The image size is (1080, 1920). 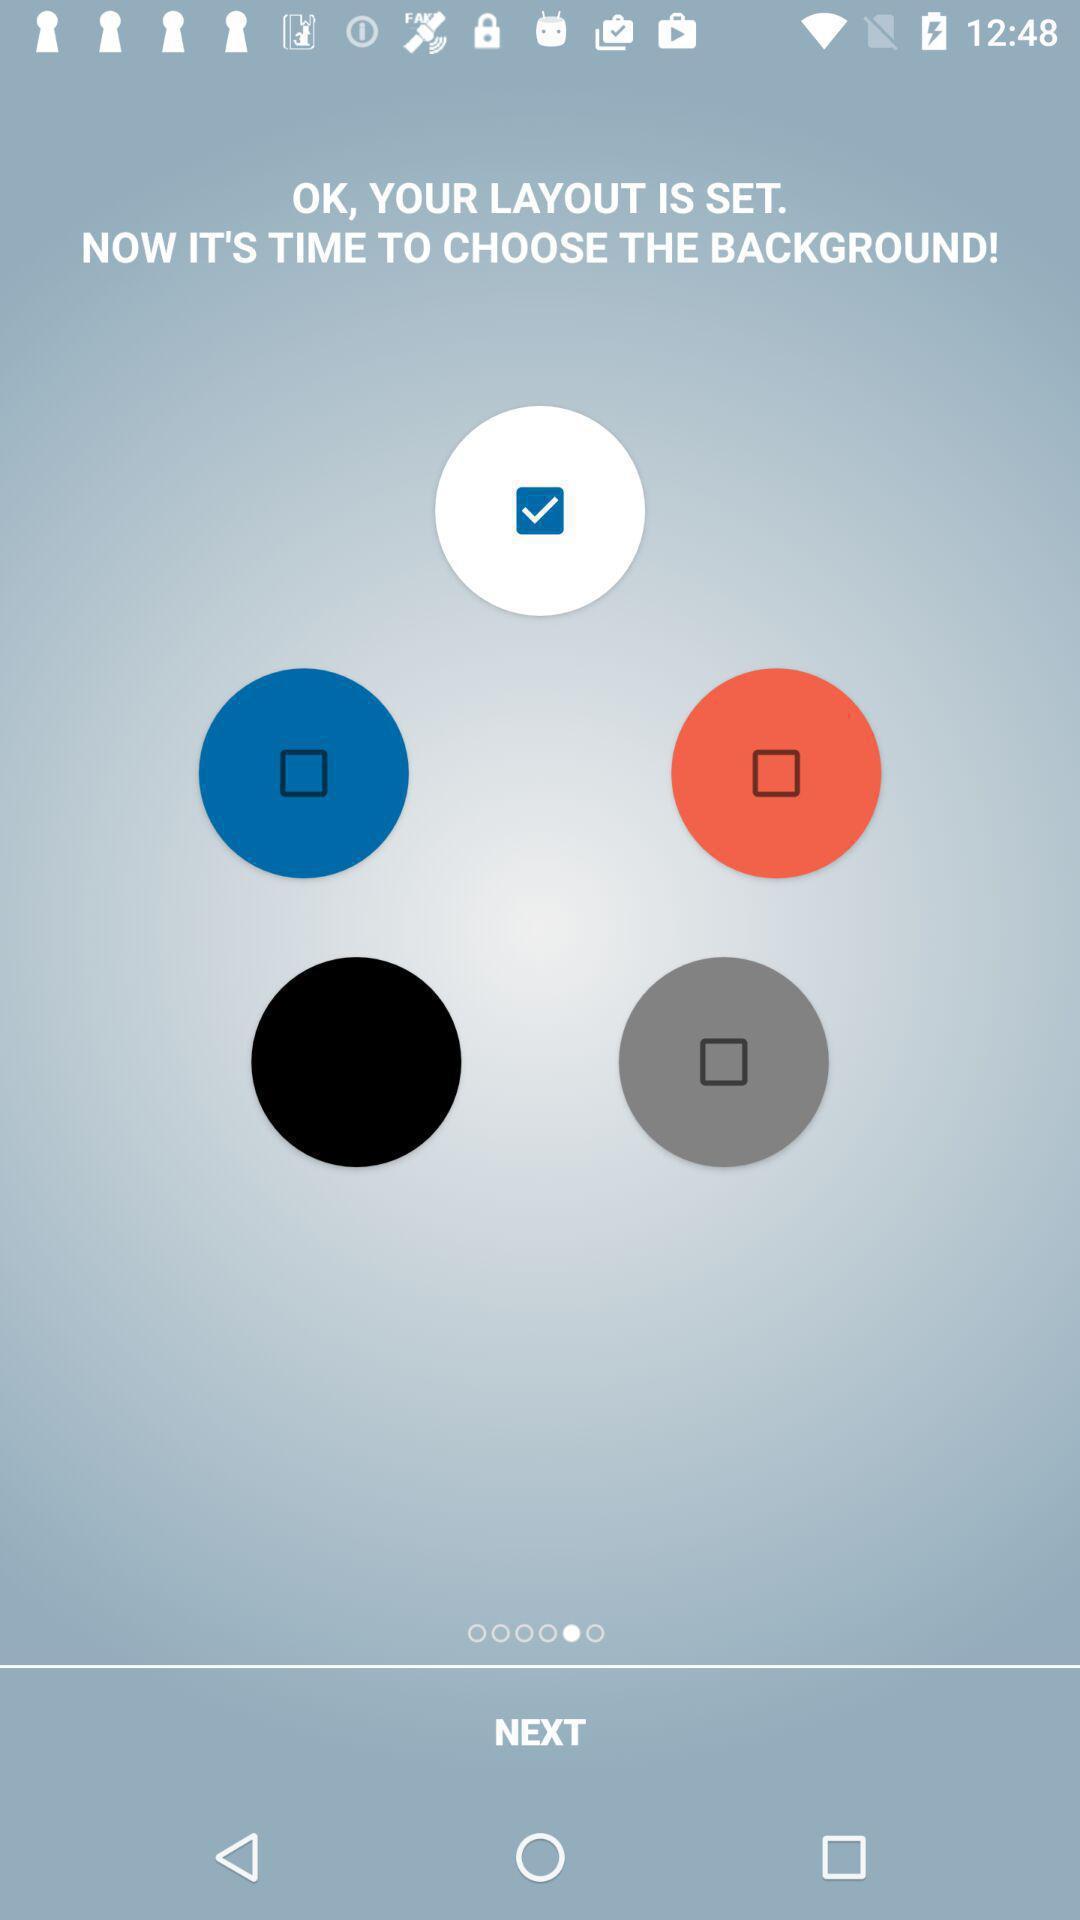 What do you see at coordinates (775, 772) in the screenshot?
I see `the item below ok your layout` at bounding box center [775, 772].